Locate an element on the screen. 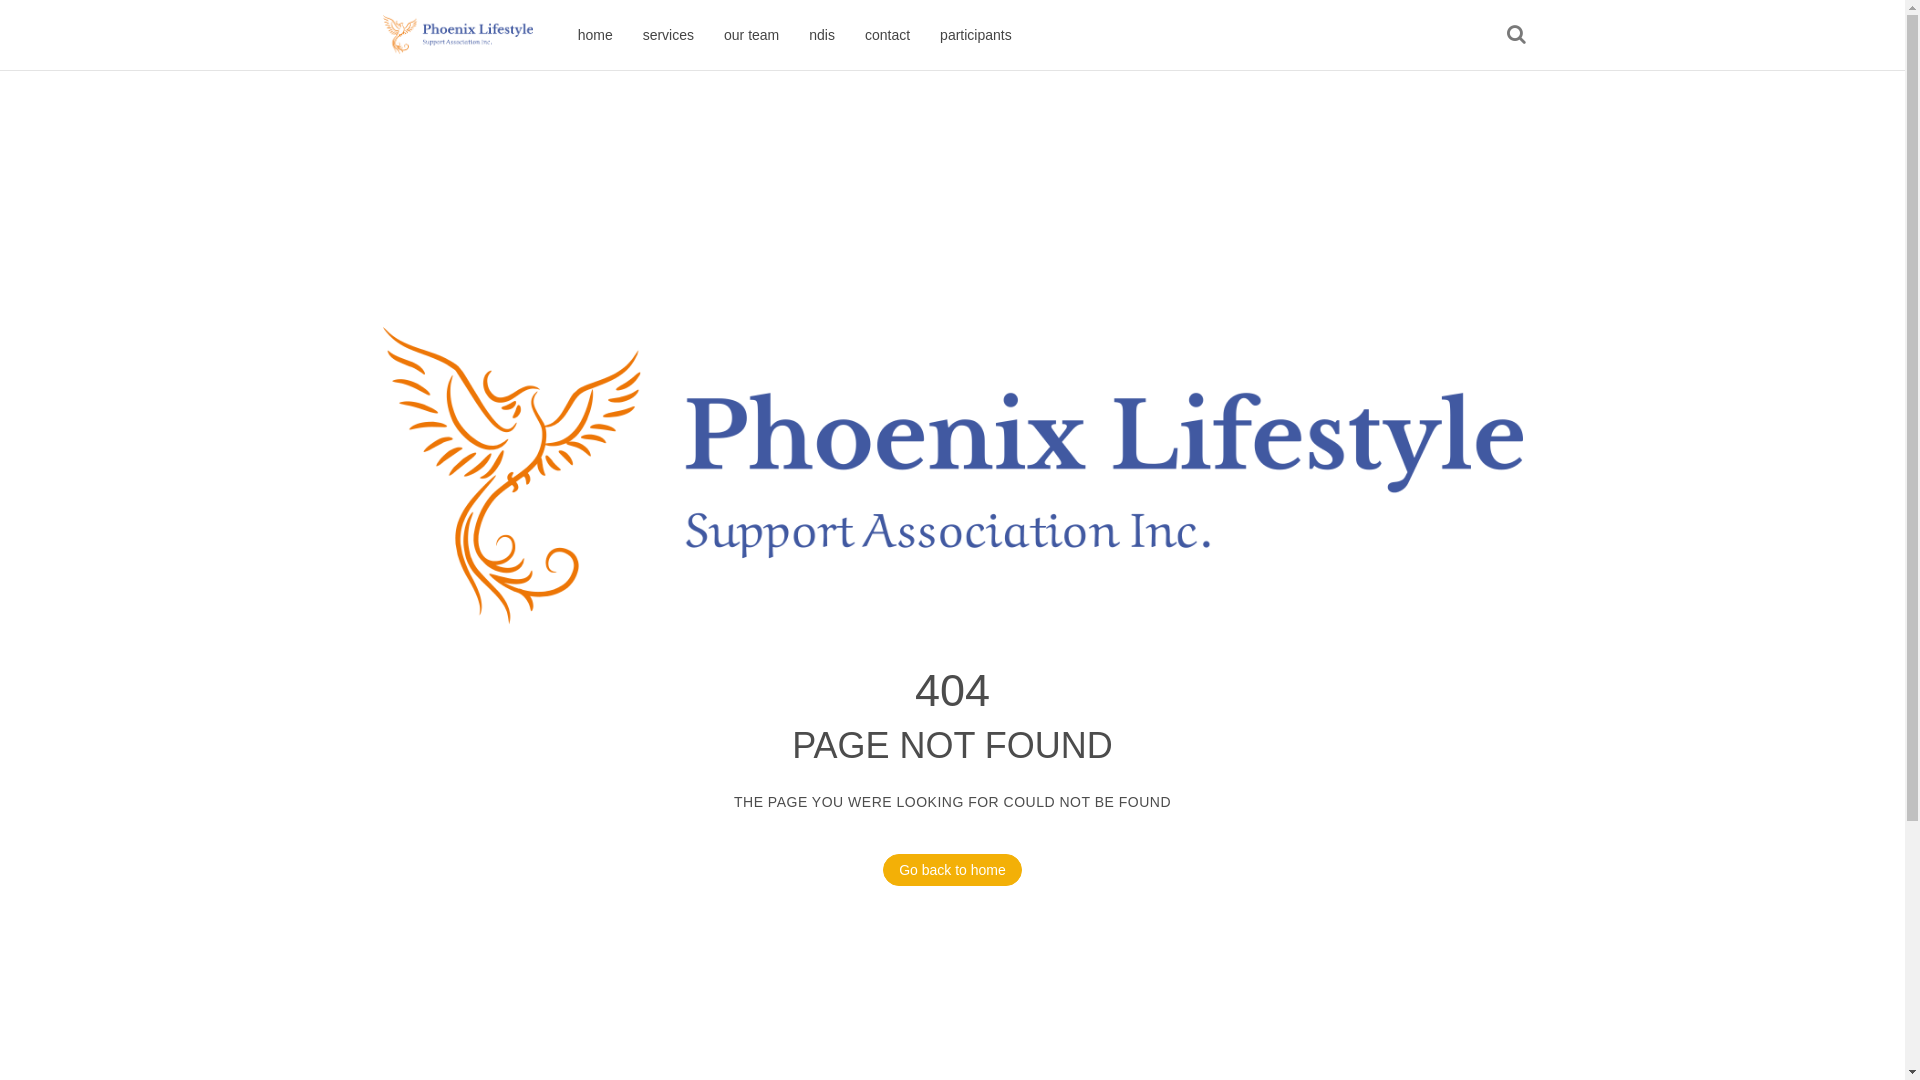  'GO' is located at coordinates (1515, 34).